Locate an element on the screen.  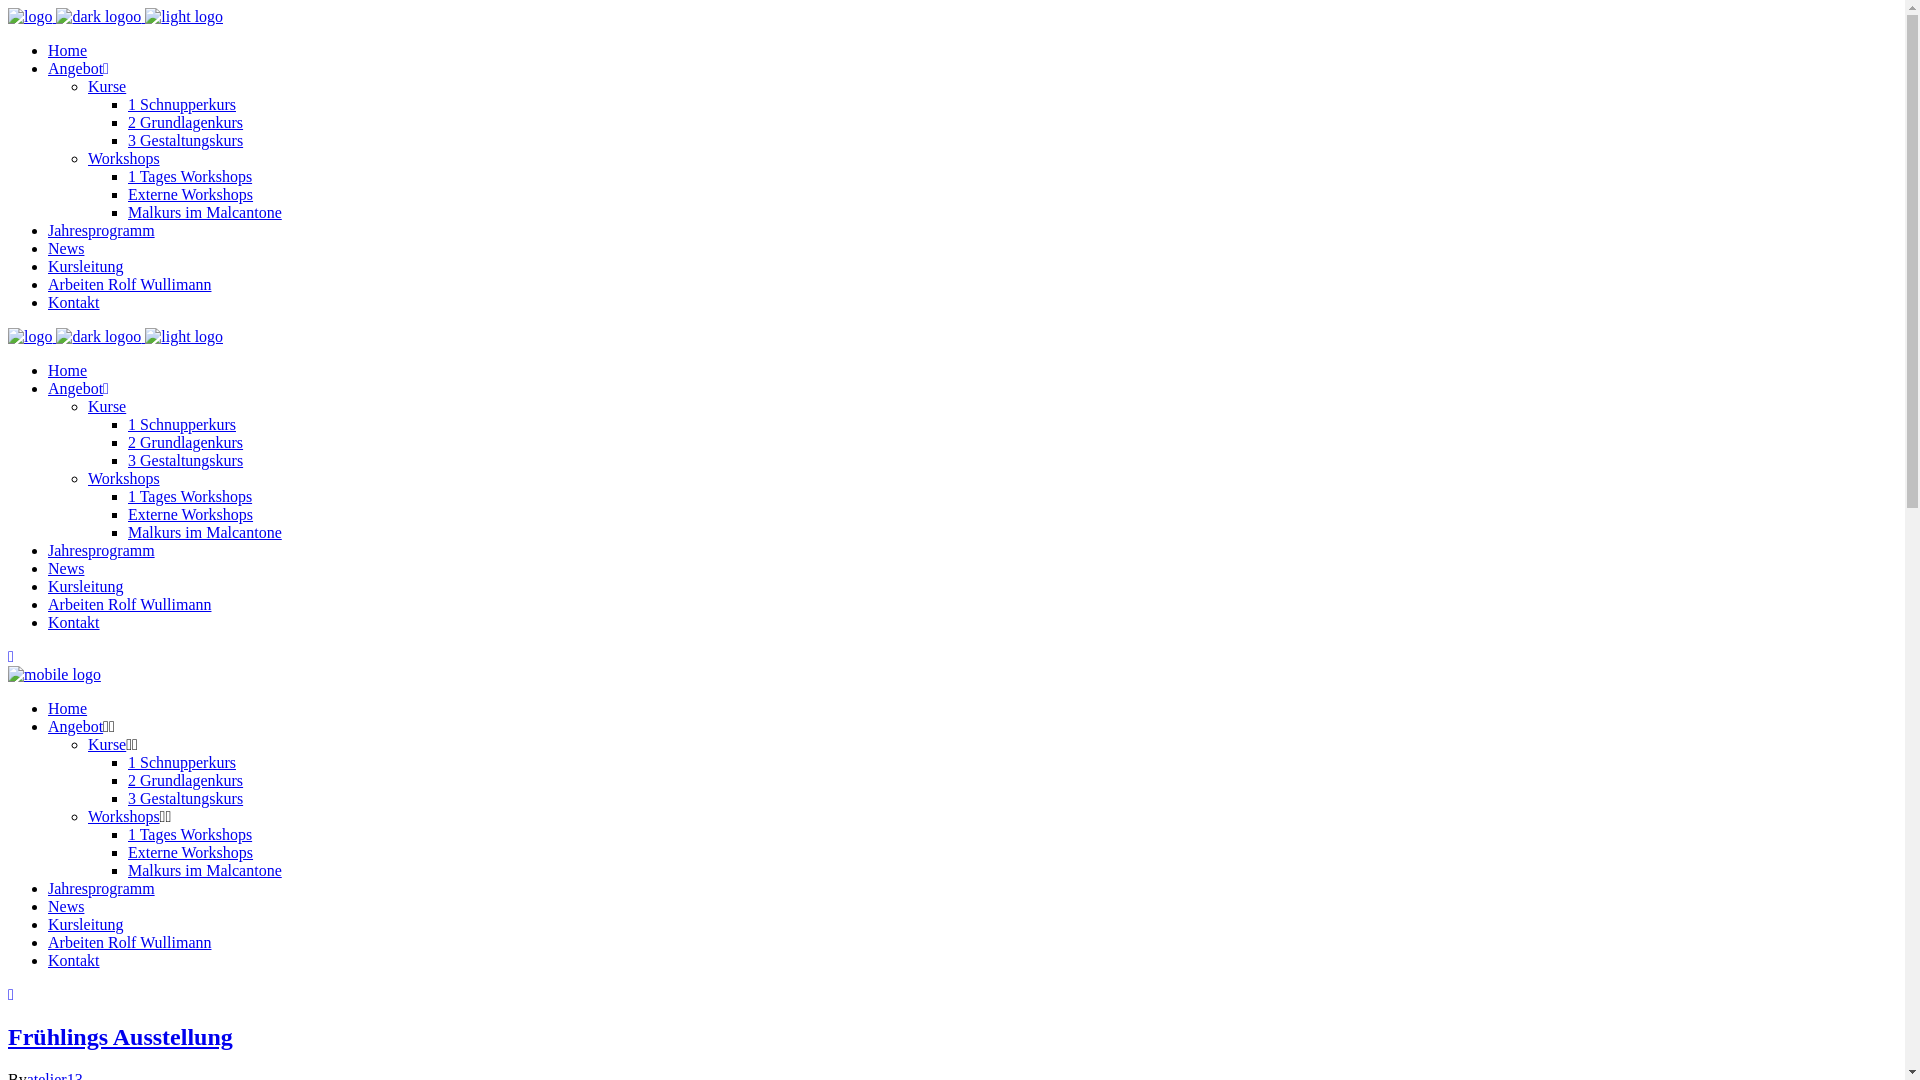
'Kursleitung' is located at coordinates (85, 265).